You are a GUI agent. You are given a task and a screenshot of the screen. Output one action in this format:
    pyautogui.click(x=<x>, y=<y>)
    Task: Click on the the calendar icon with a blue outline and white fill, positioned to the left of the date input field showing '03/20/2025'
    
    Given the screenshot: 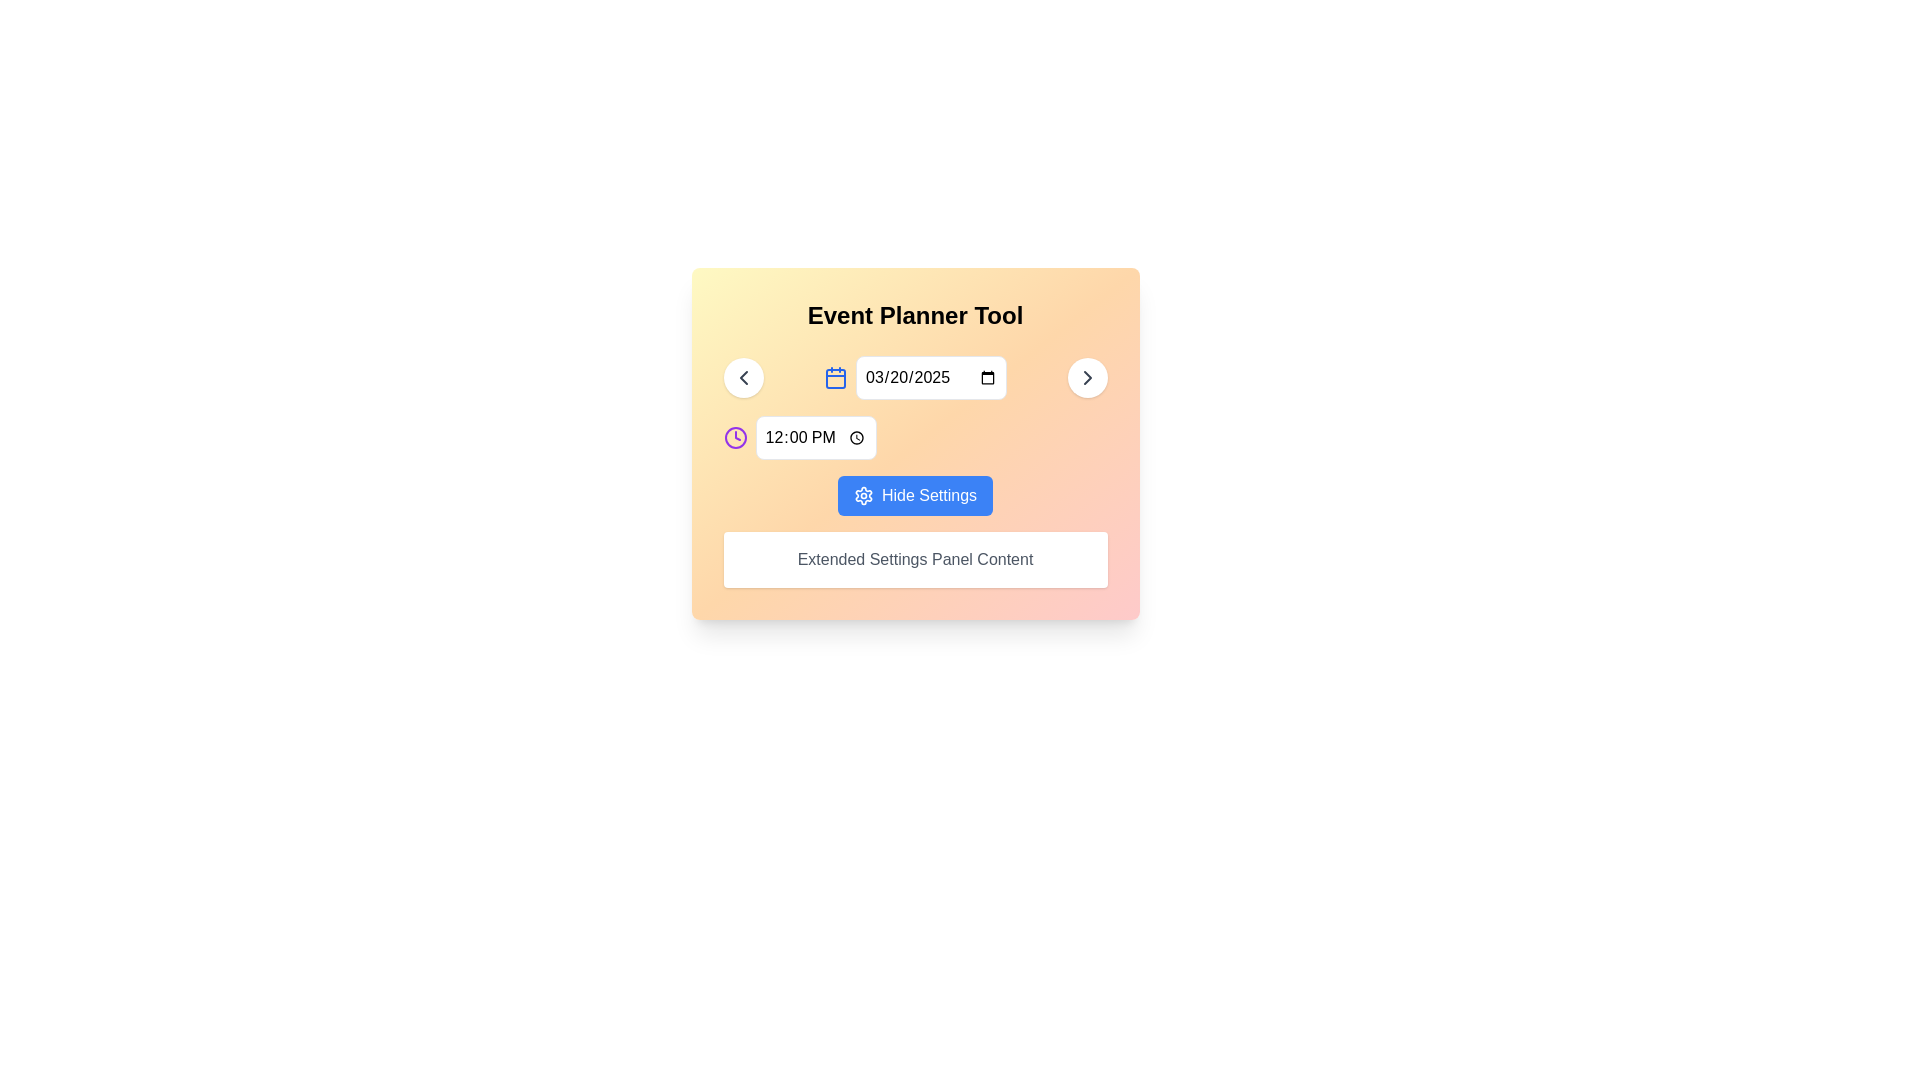 What is the action you would take?
    pyautogui.click(x=835, y=378)
    